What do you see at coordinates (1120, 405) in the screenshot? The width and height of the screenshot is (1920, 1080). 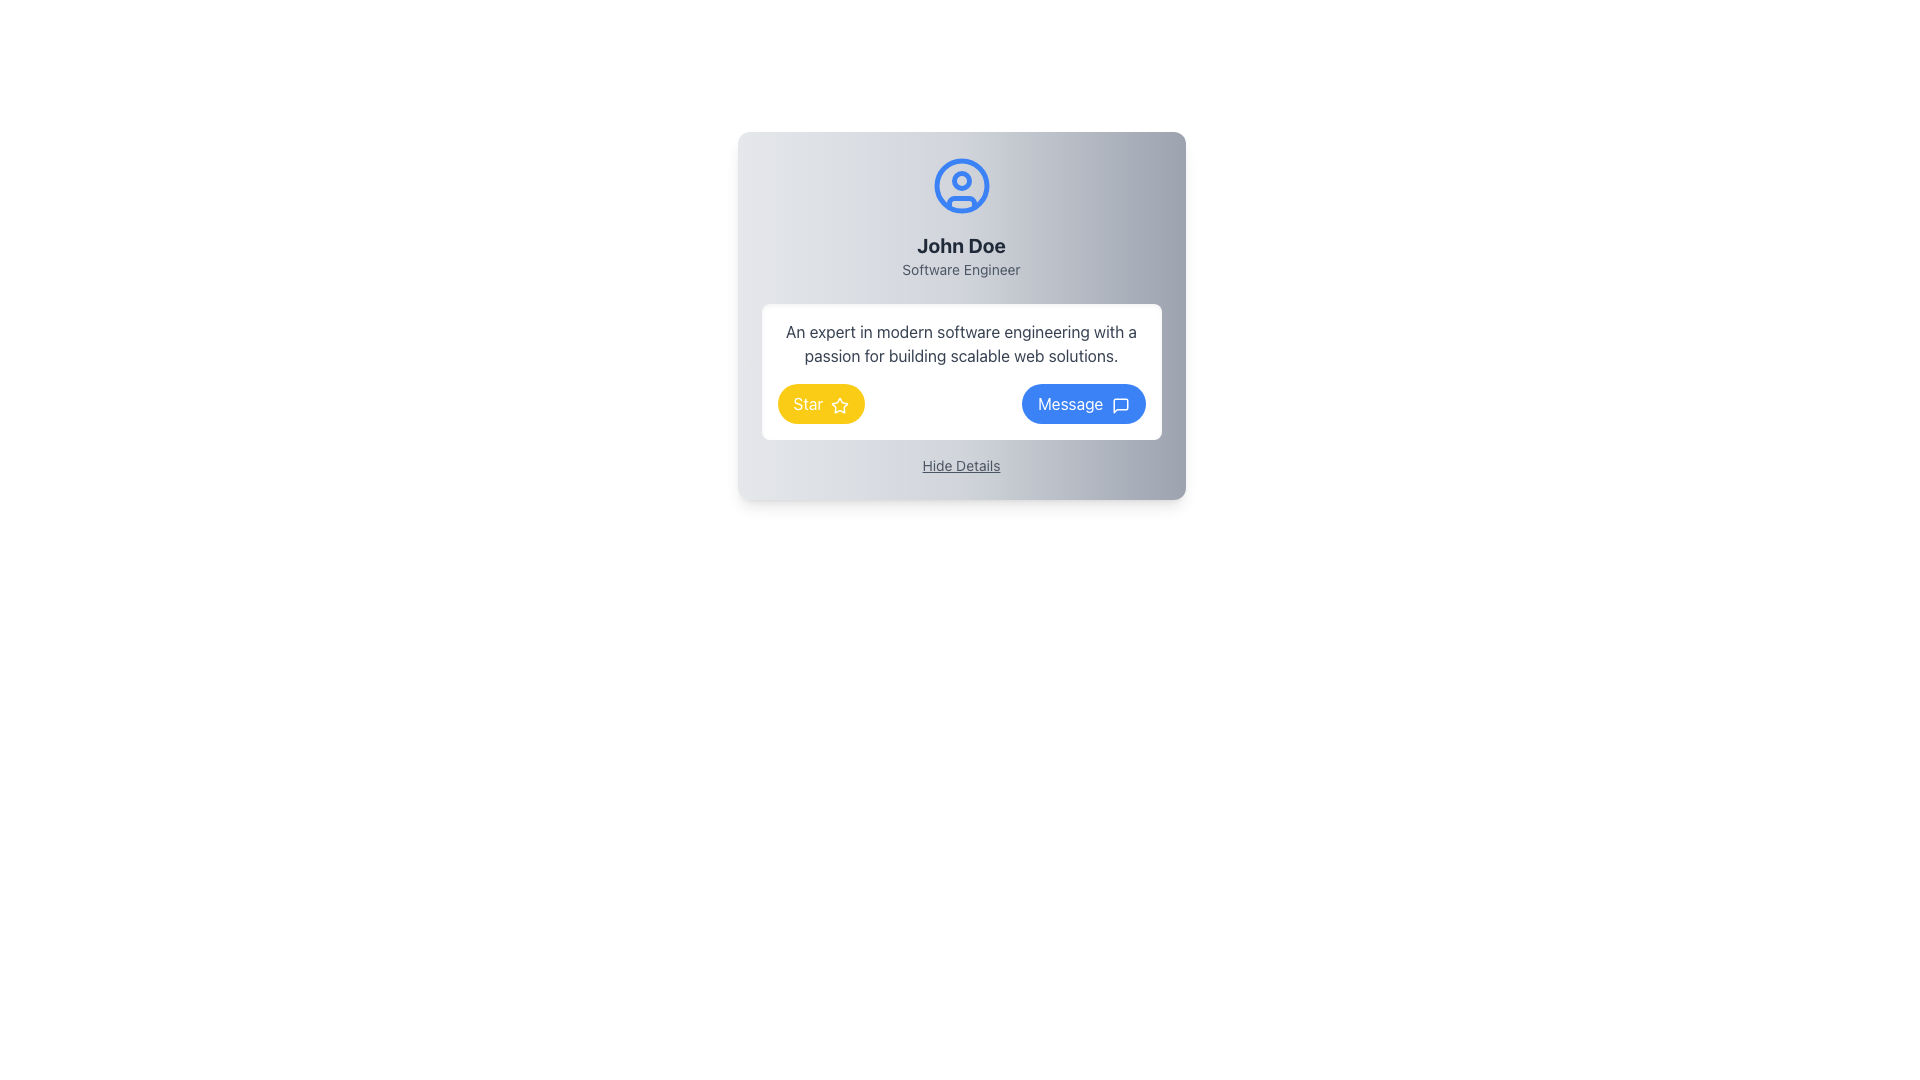 I see `the small speech bubble-like icon that indicates the messaging interface` at bounding box center [1120, 405].